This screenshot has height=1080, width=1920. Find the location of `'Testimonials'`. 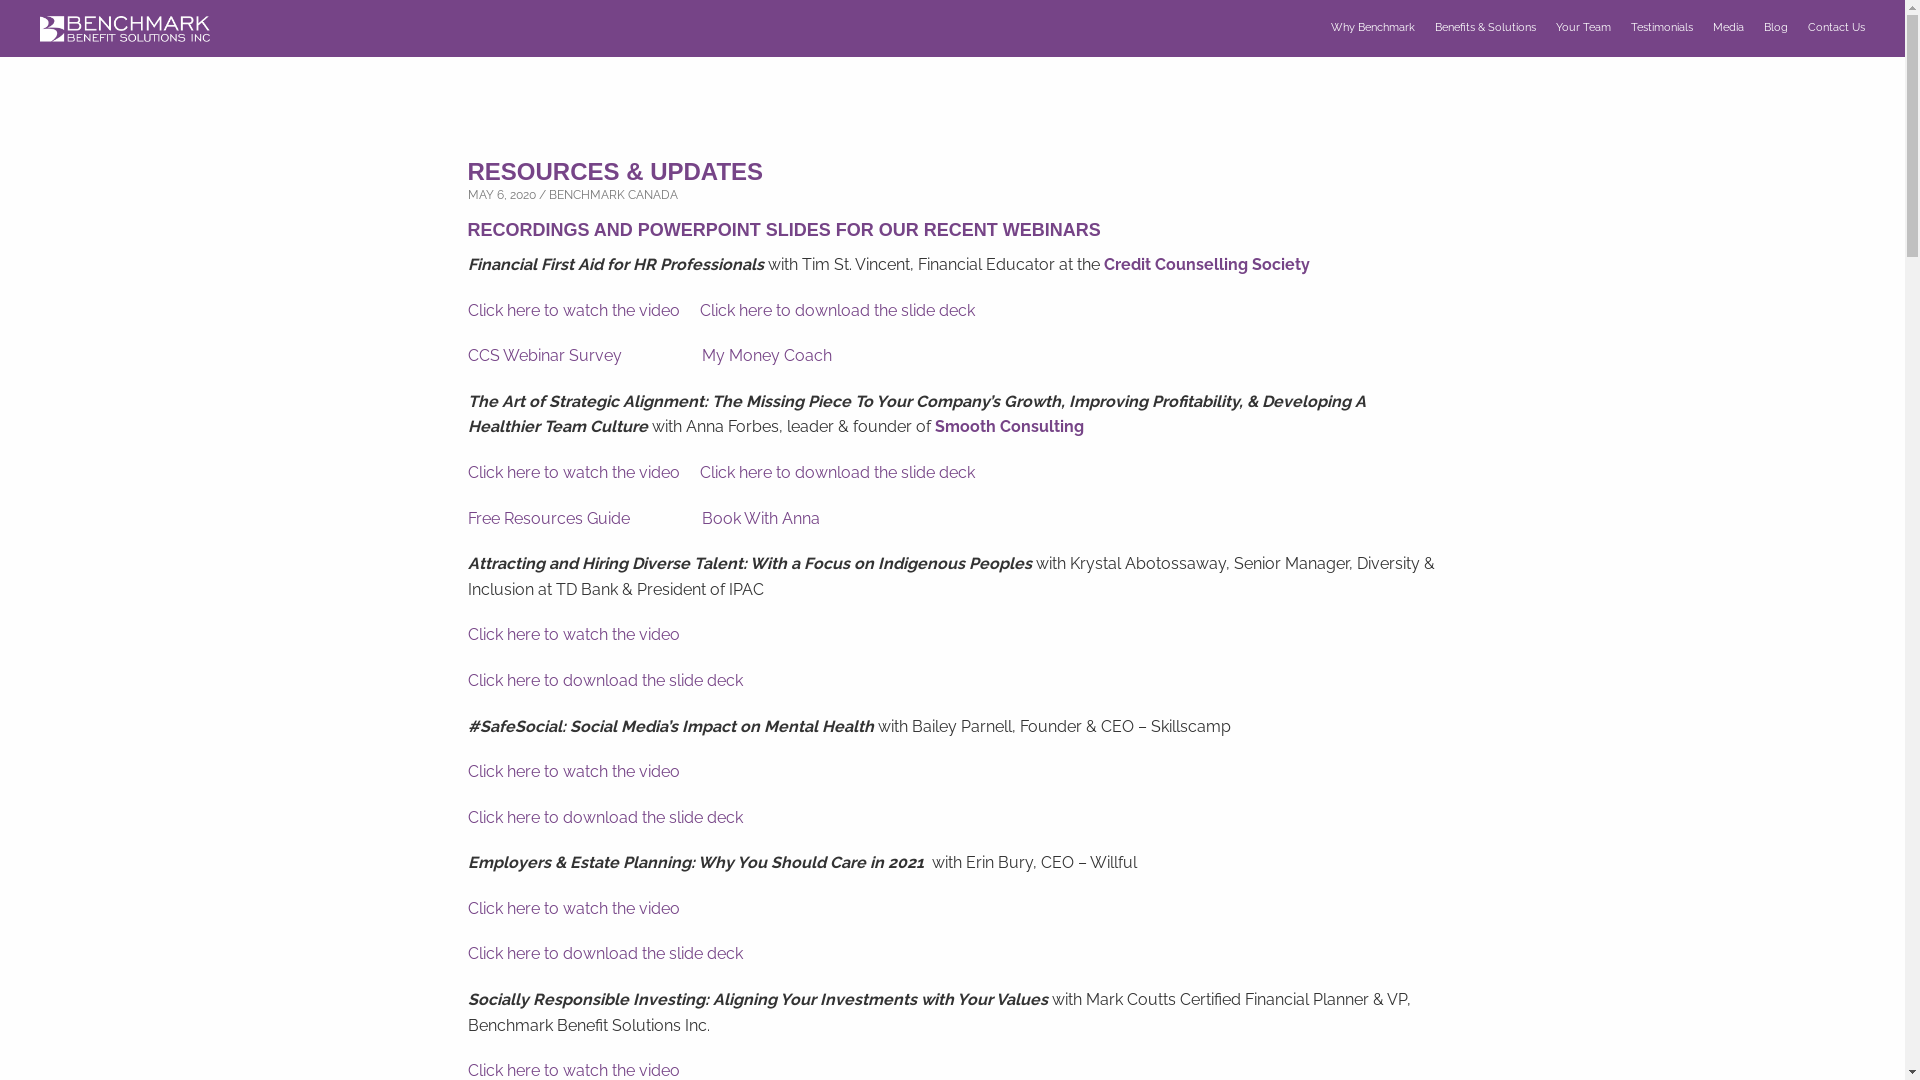

'Testimonials' is located at coordinates (1661, 27).